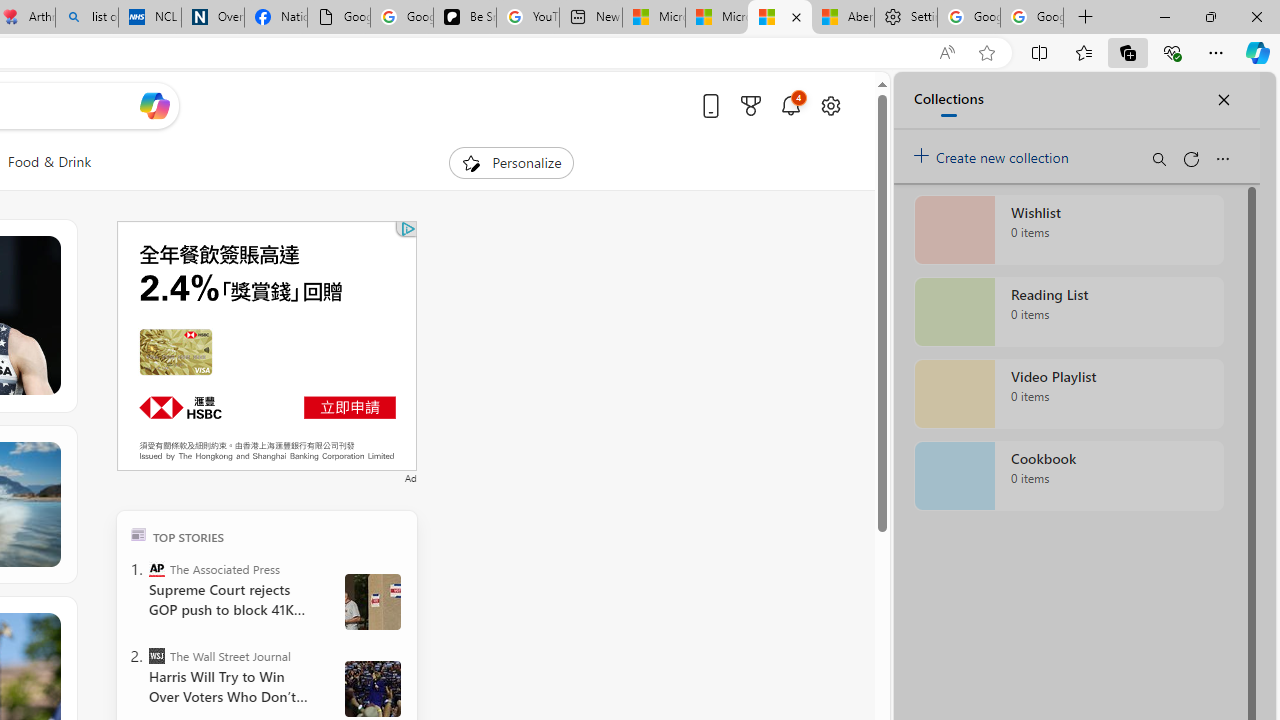  What do you see at coordinates (464, 17) in the screenshot?
I see `'Be Smart | creating Science videos | Patreon'` at bounding box center [464, 17].